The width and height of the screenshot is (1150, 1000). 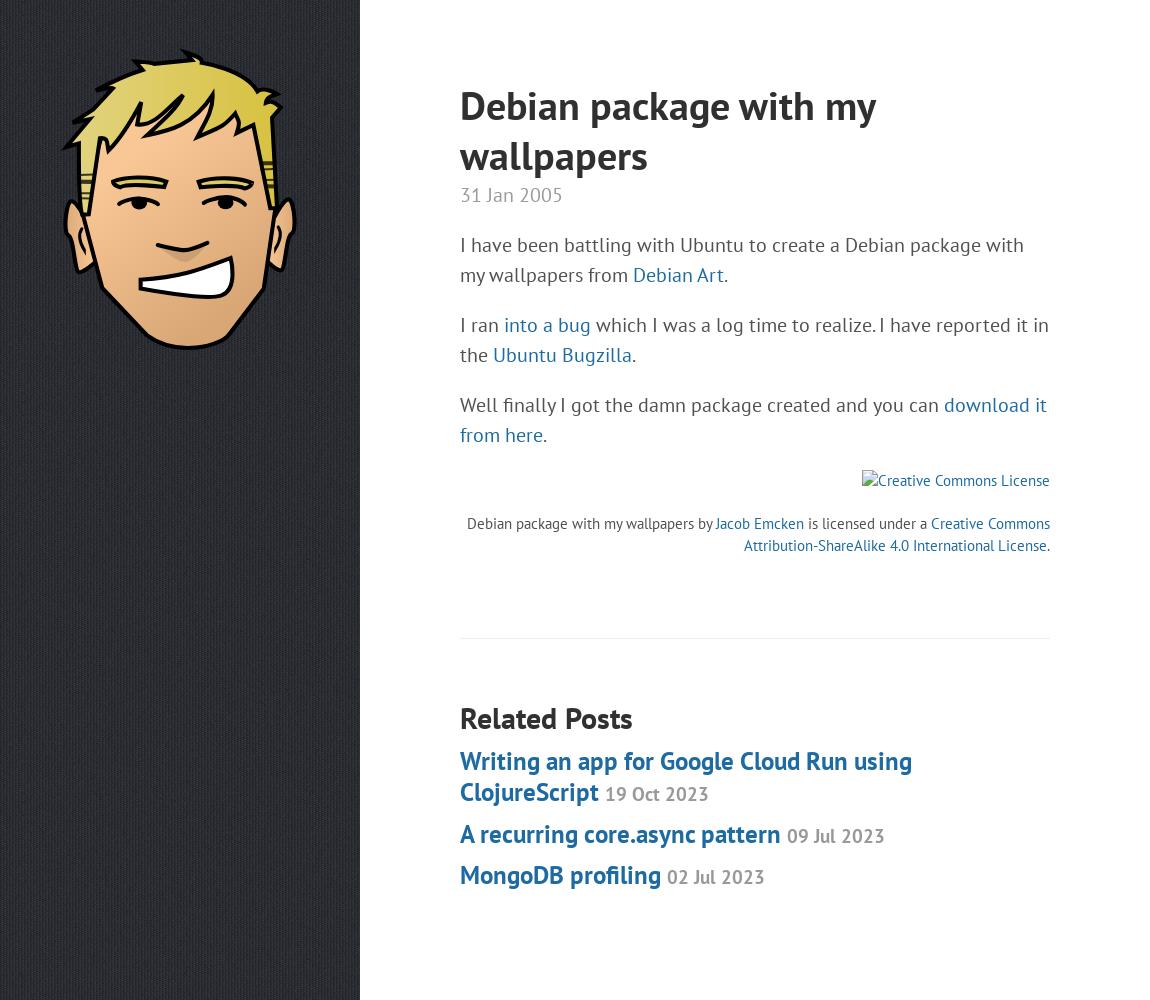 What do you see at coordinates (700, 405) in the screenshot?
I see `'Well finally I got the damn package created and you can'` at bounding box center [700, 405].